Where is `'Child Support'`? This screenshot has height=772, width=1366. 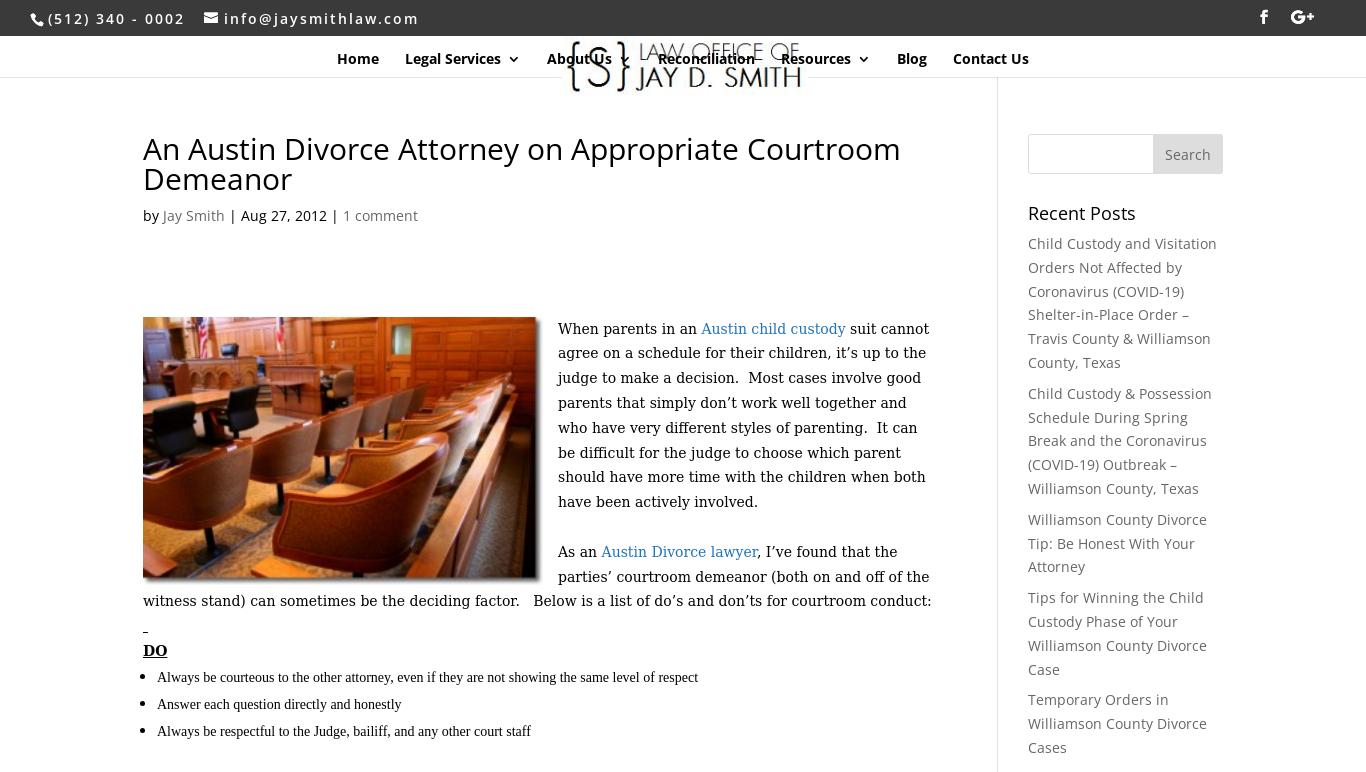 'Child Support' is located at coordinates (492, 199).